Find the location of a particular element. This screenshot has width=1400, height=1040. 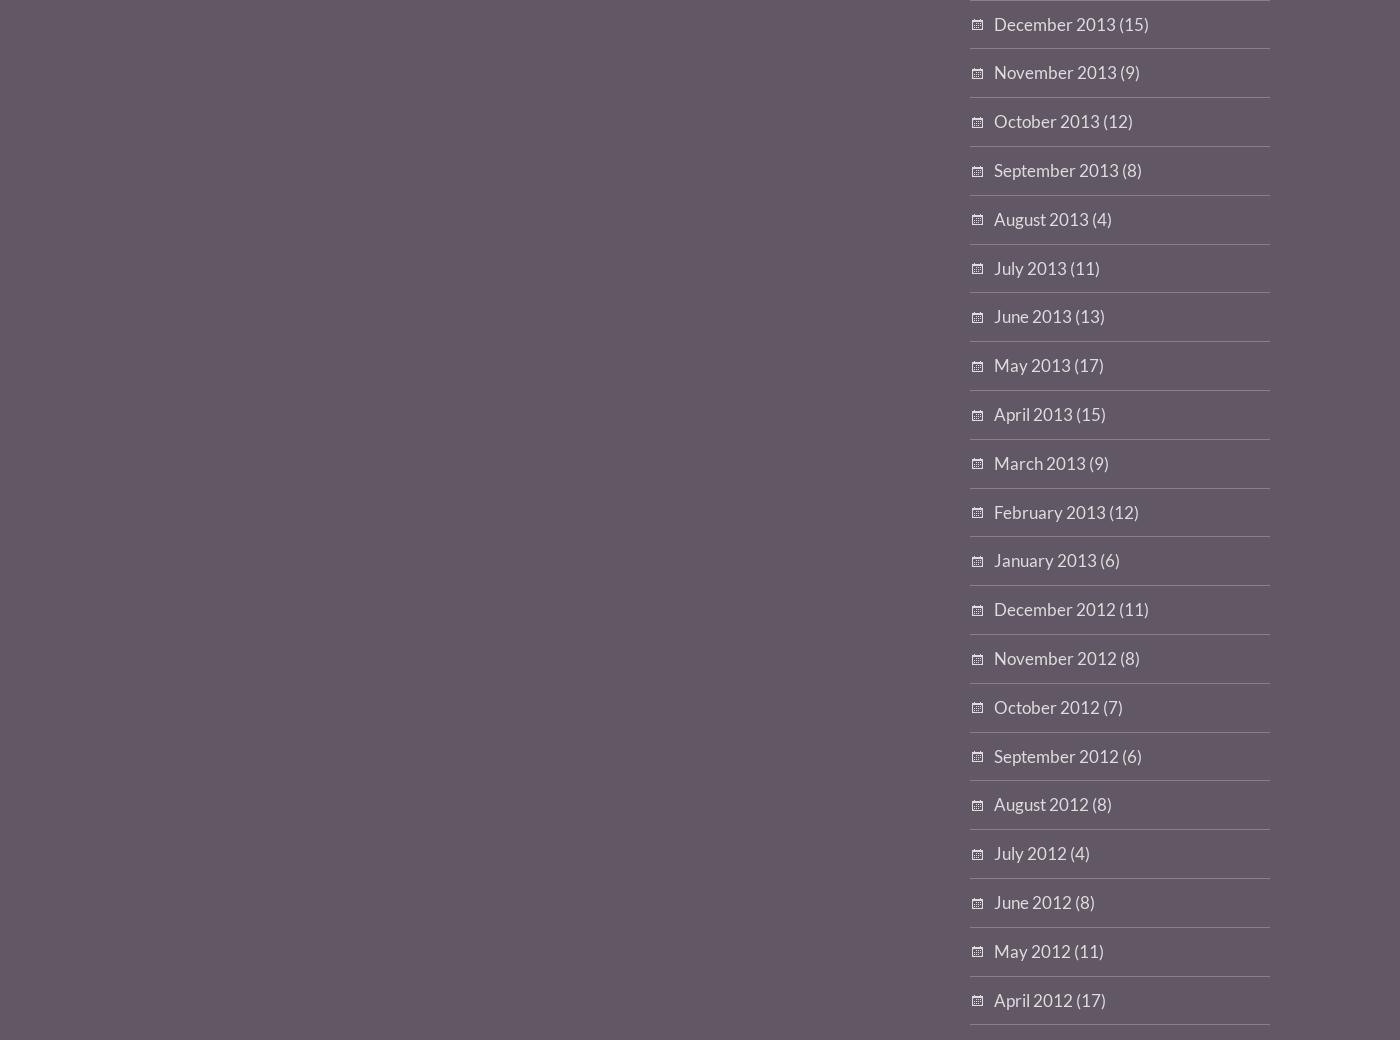

'August 2013' is located at coordinates (1041, 218).